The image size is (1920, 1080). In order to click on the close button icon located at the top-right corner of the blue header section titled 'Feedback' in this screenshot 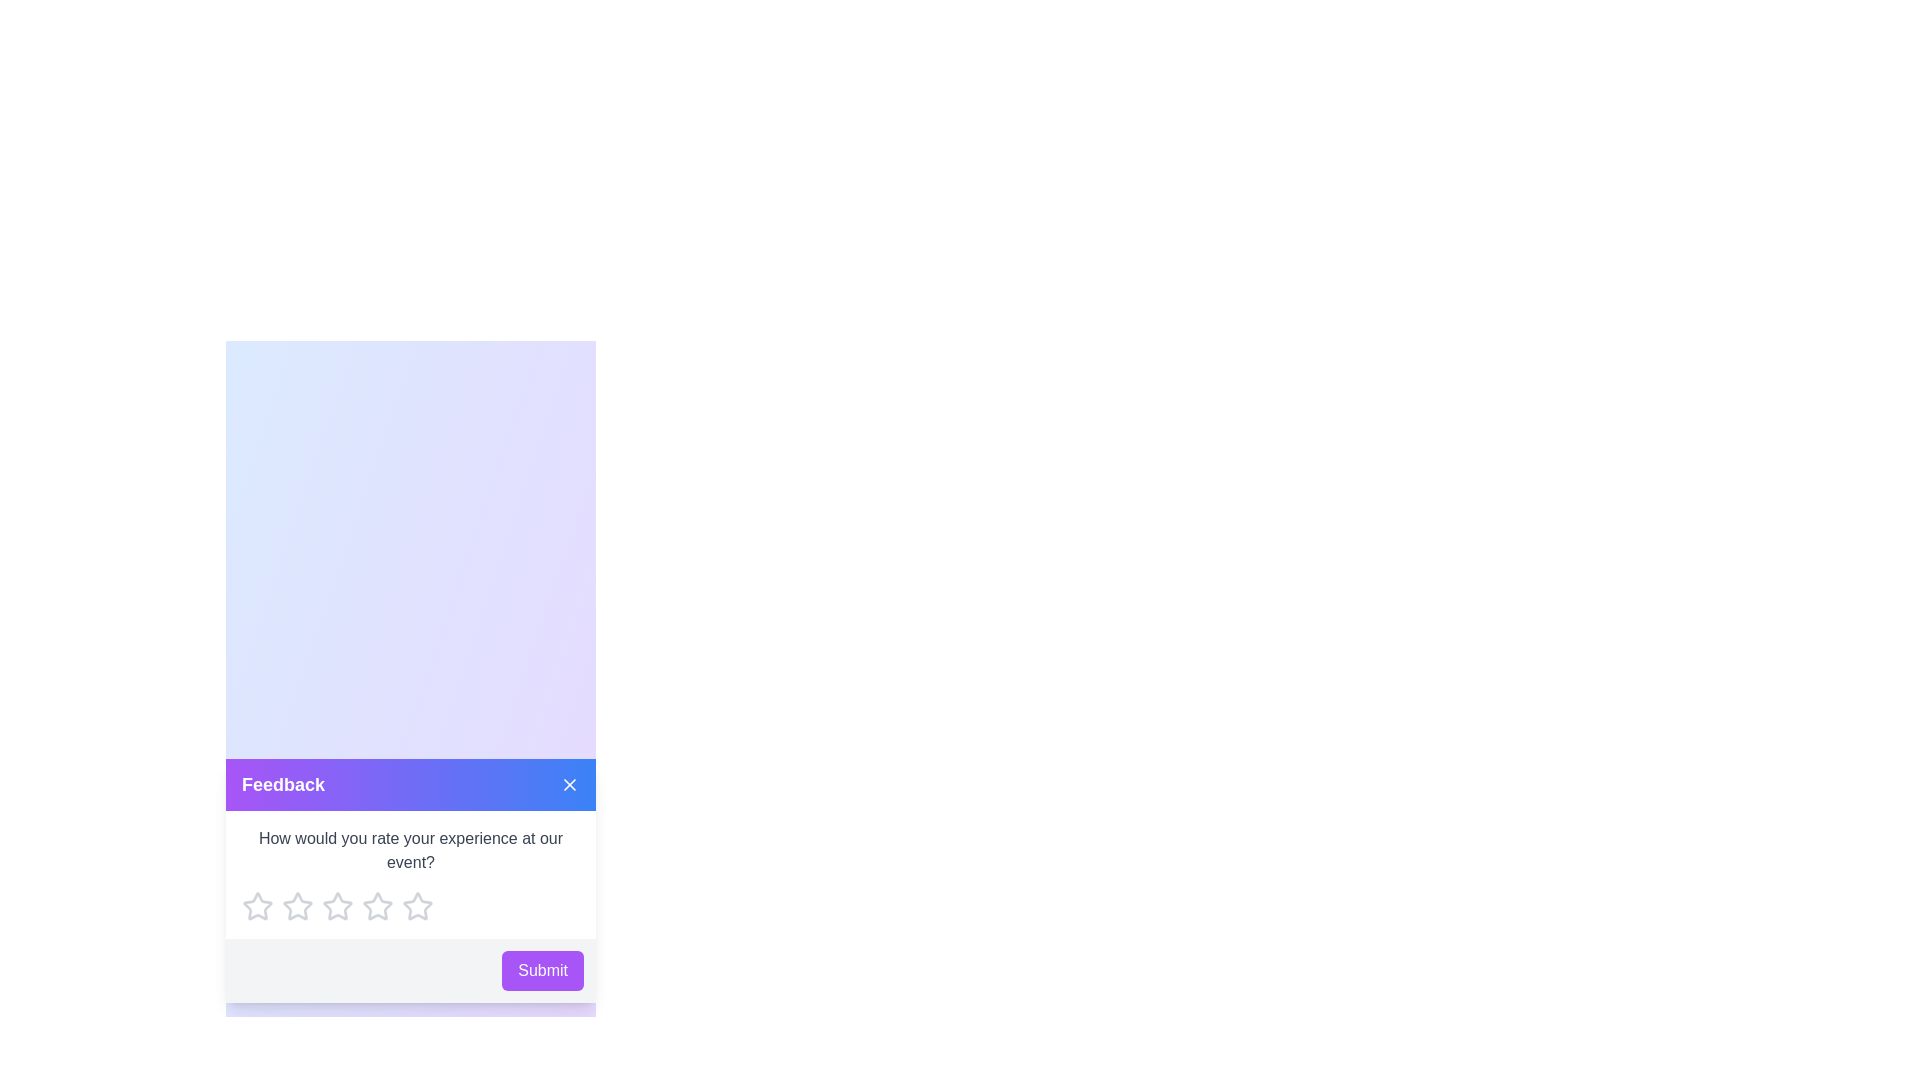, I will do `click(569, 784)`.